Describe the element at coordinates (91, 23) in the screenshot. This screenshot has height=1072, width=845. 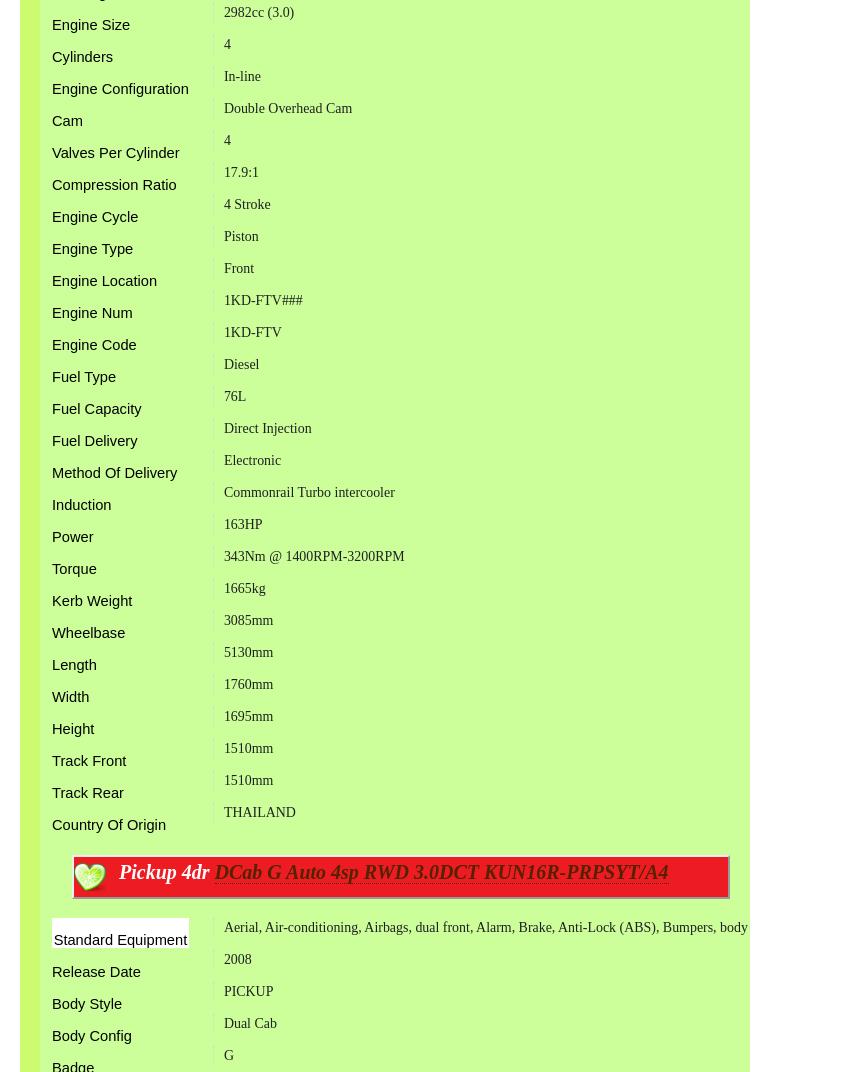
I see `'Engine Size'` at that location.